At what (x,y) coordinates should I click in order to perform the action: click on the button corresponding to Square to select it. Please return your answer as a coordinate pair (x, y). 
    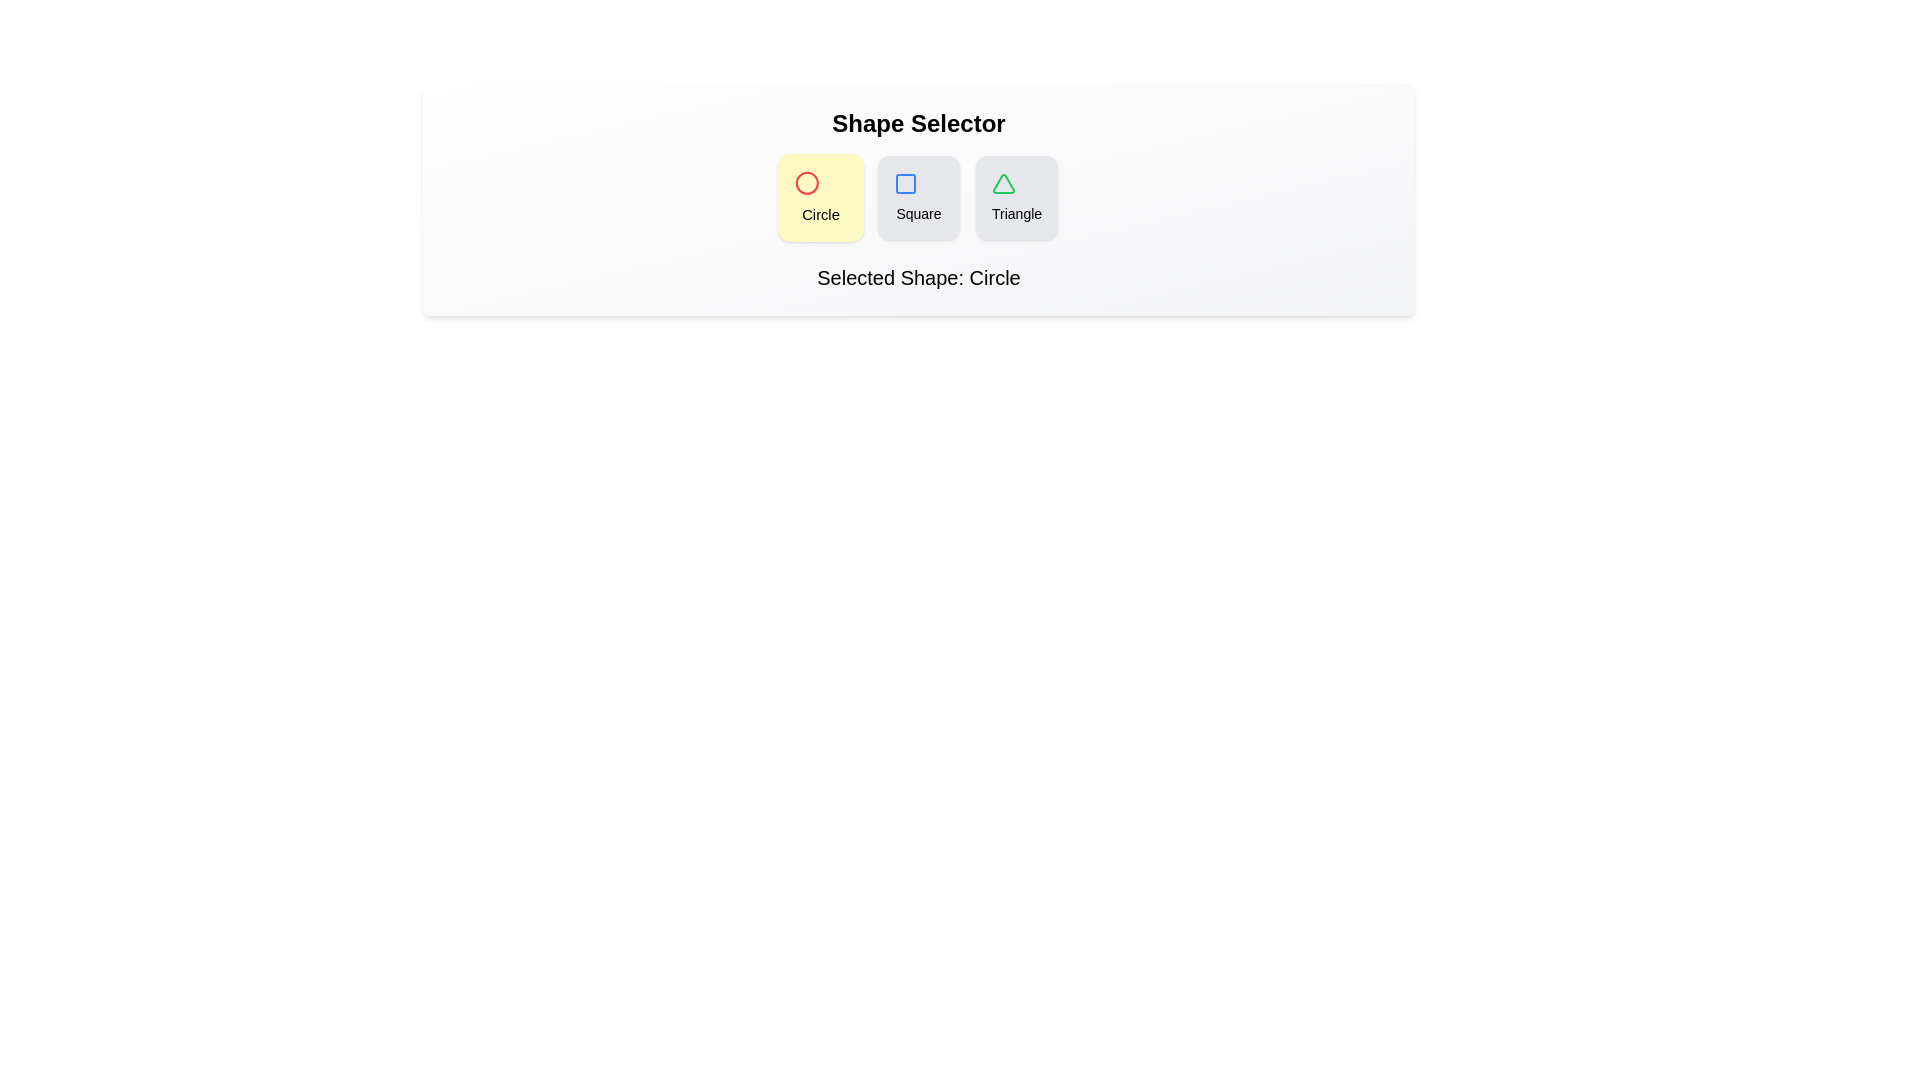
    Looking at the image, I should click on (917, 197).